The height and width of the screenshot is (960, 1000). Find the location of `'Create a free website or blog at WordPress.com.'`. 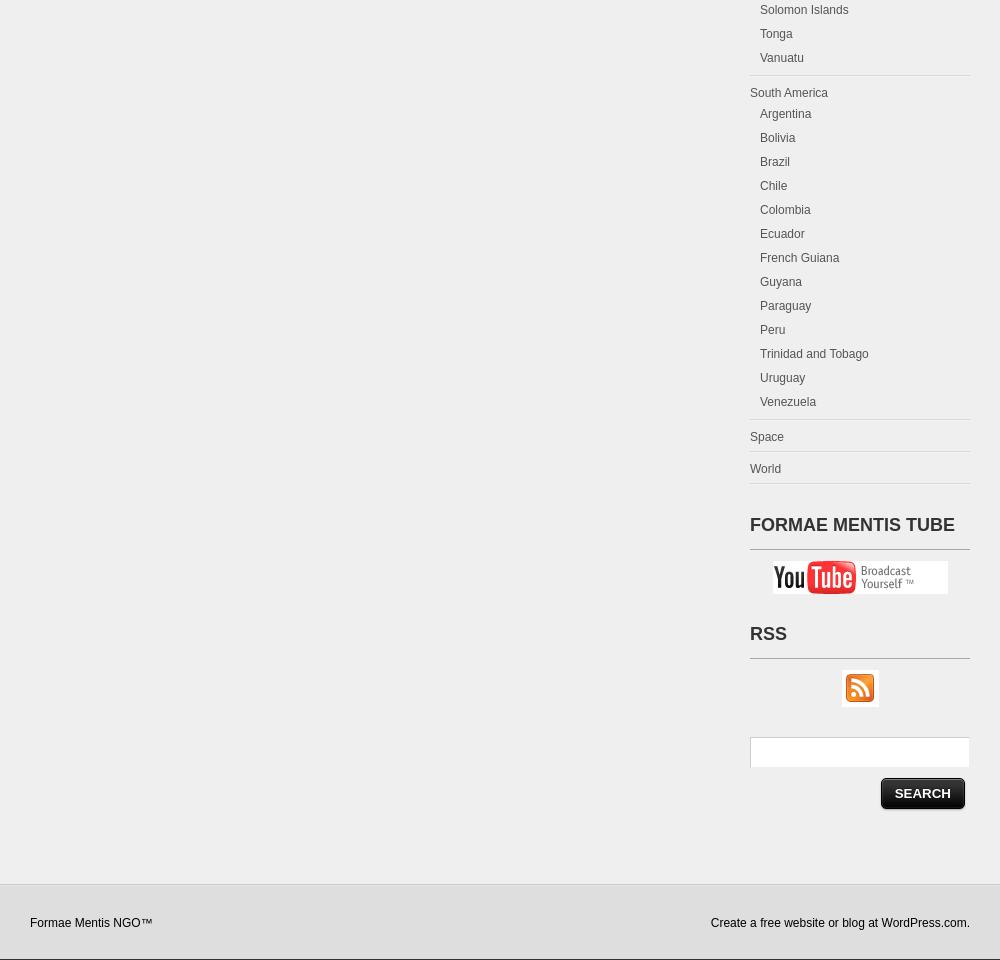

'Create a free website or blog at WordPress.com.' is located at coordinates (839, 923).